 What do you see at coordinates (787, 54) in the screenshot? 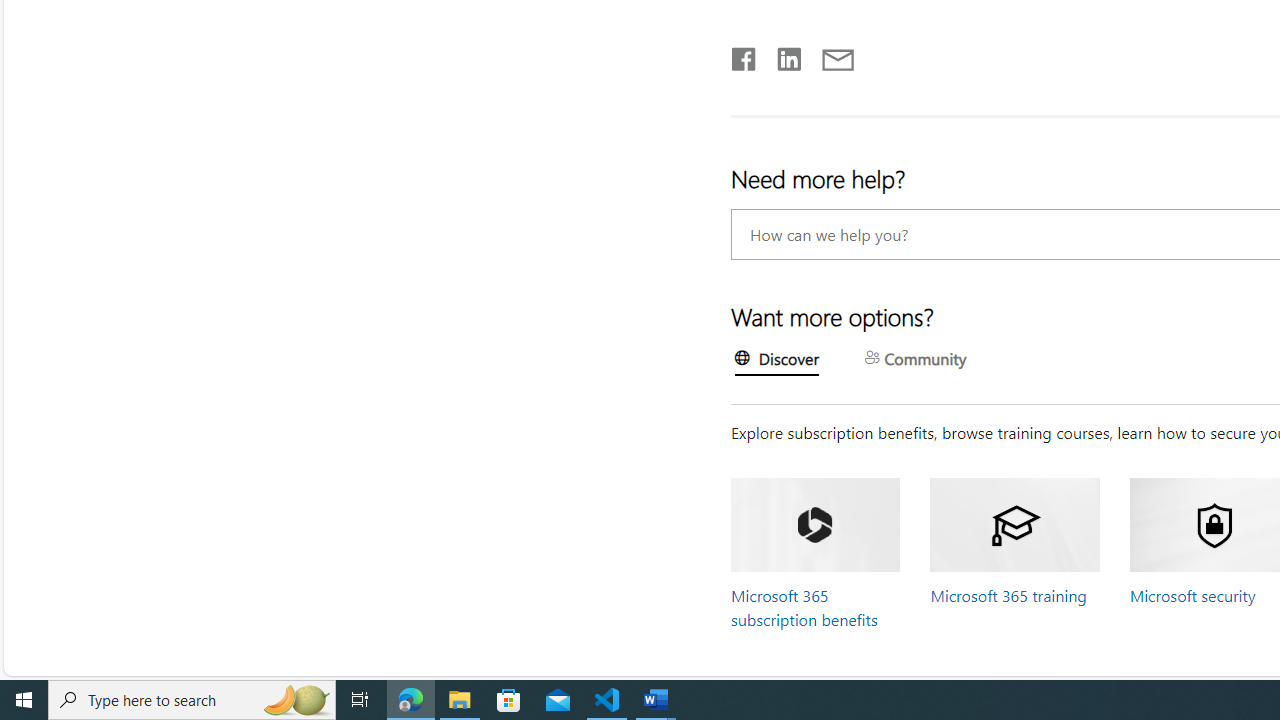
I see `'LinkedIn'` at bounding box center [787, 54].